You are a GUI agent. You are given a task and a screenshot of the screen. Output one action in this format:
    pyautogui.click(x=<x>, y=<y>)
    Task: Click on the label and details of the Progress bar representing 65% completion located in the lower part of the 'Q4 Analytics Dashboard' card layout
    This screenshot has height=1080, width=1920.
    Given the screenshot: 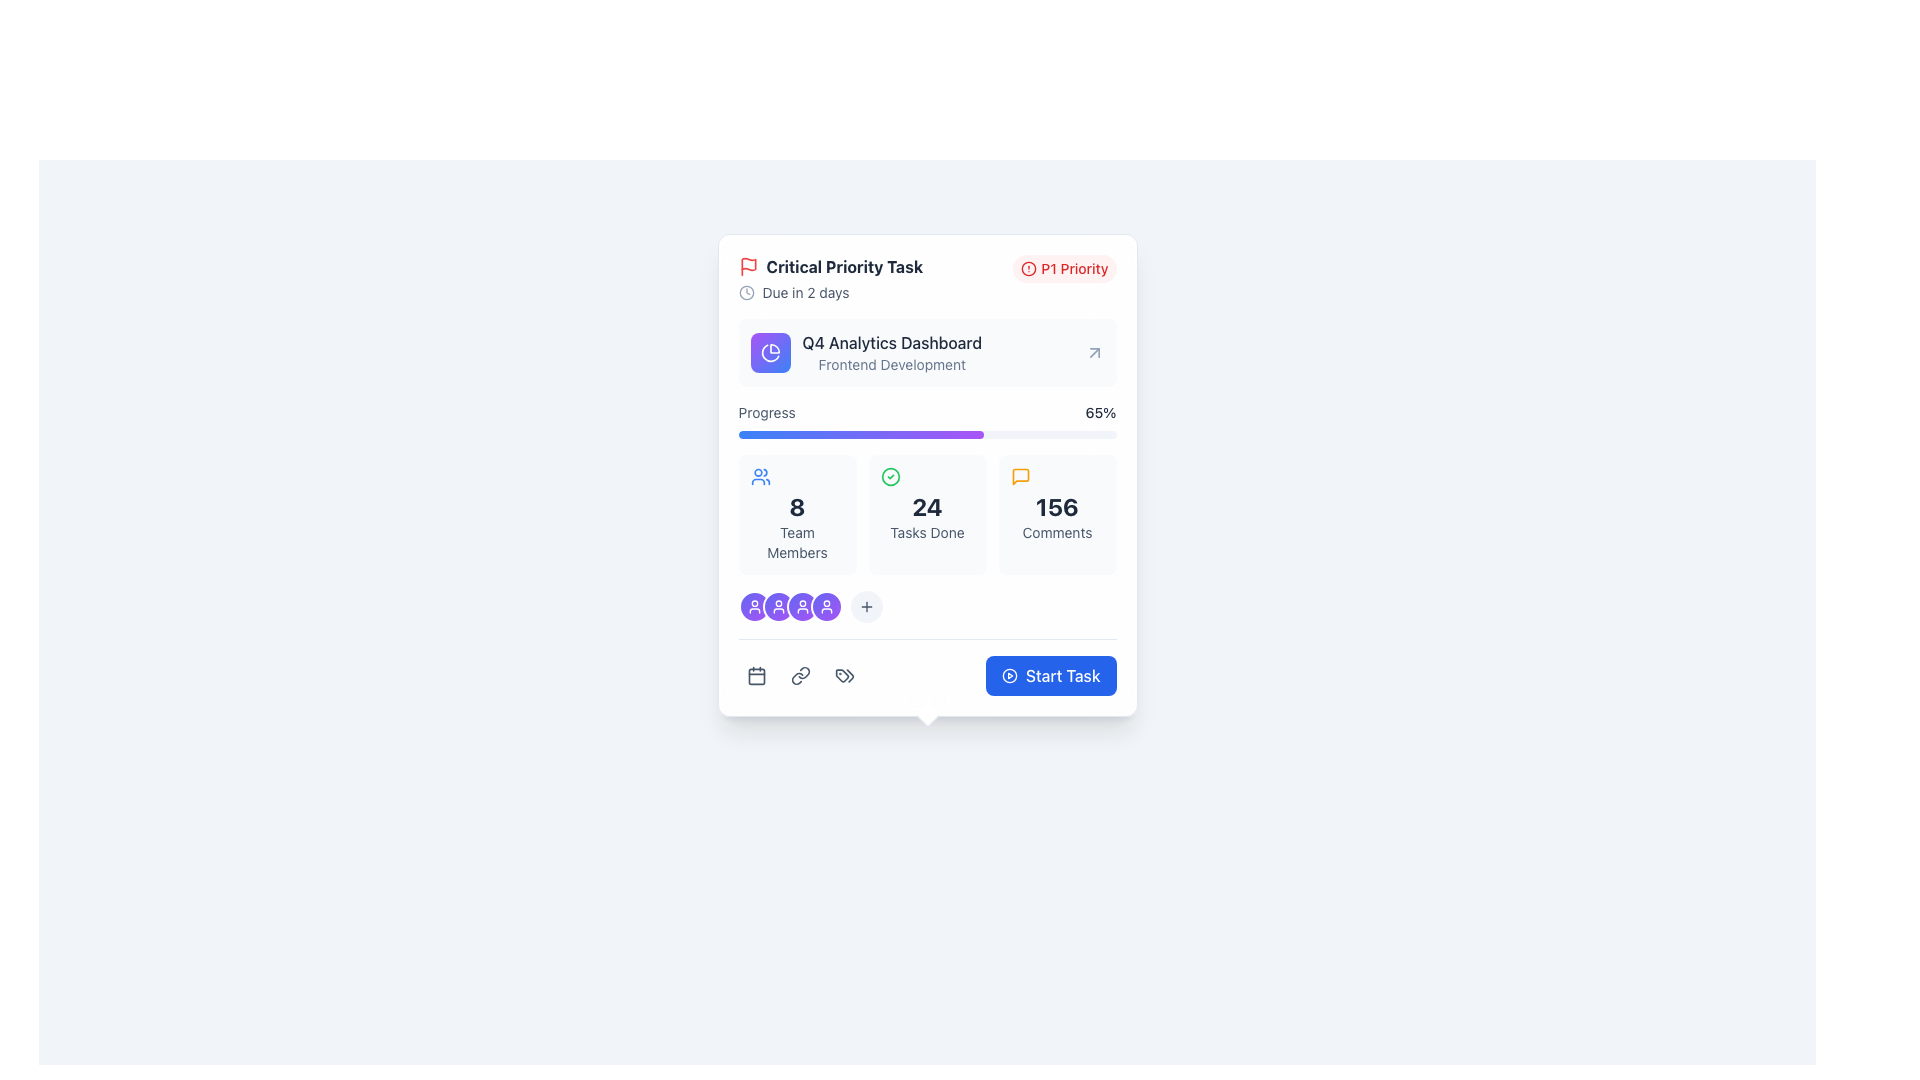 What is the action you would take?
    pyautogui.click(x=926, y=419)
    